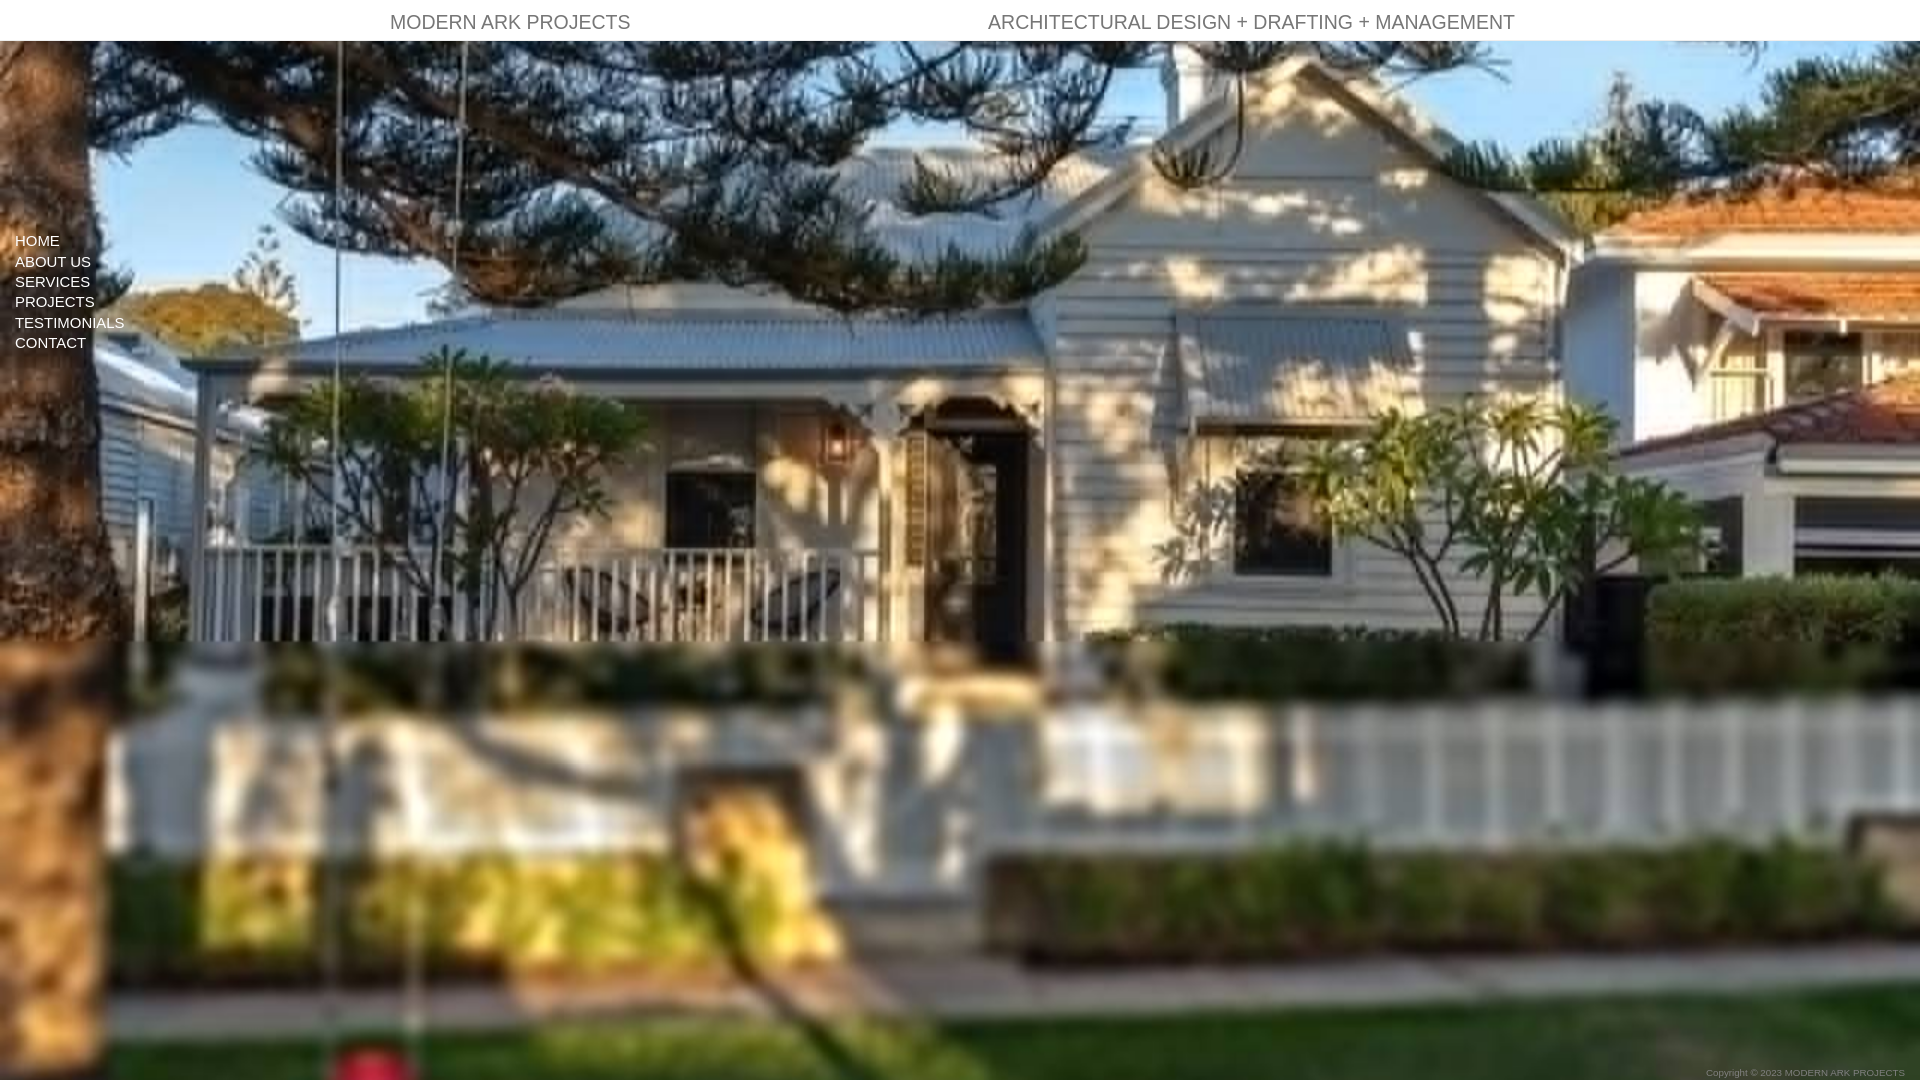  Describe the element at coordinates (0, 321) in the screenshot. I see `'TESTIMONIALS'` at that location.